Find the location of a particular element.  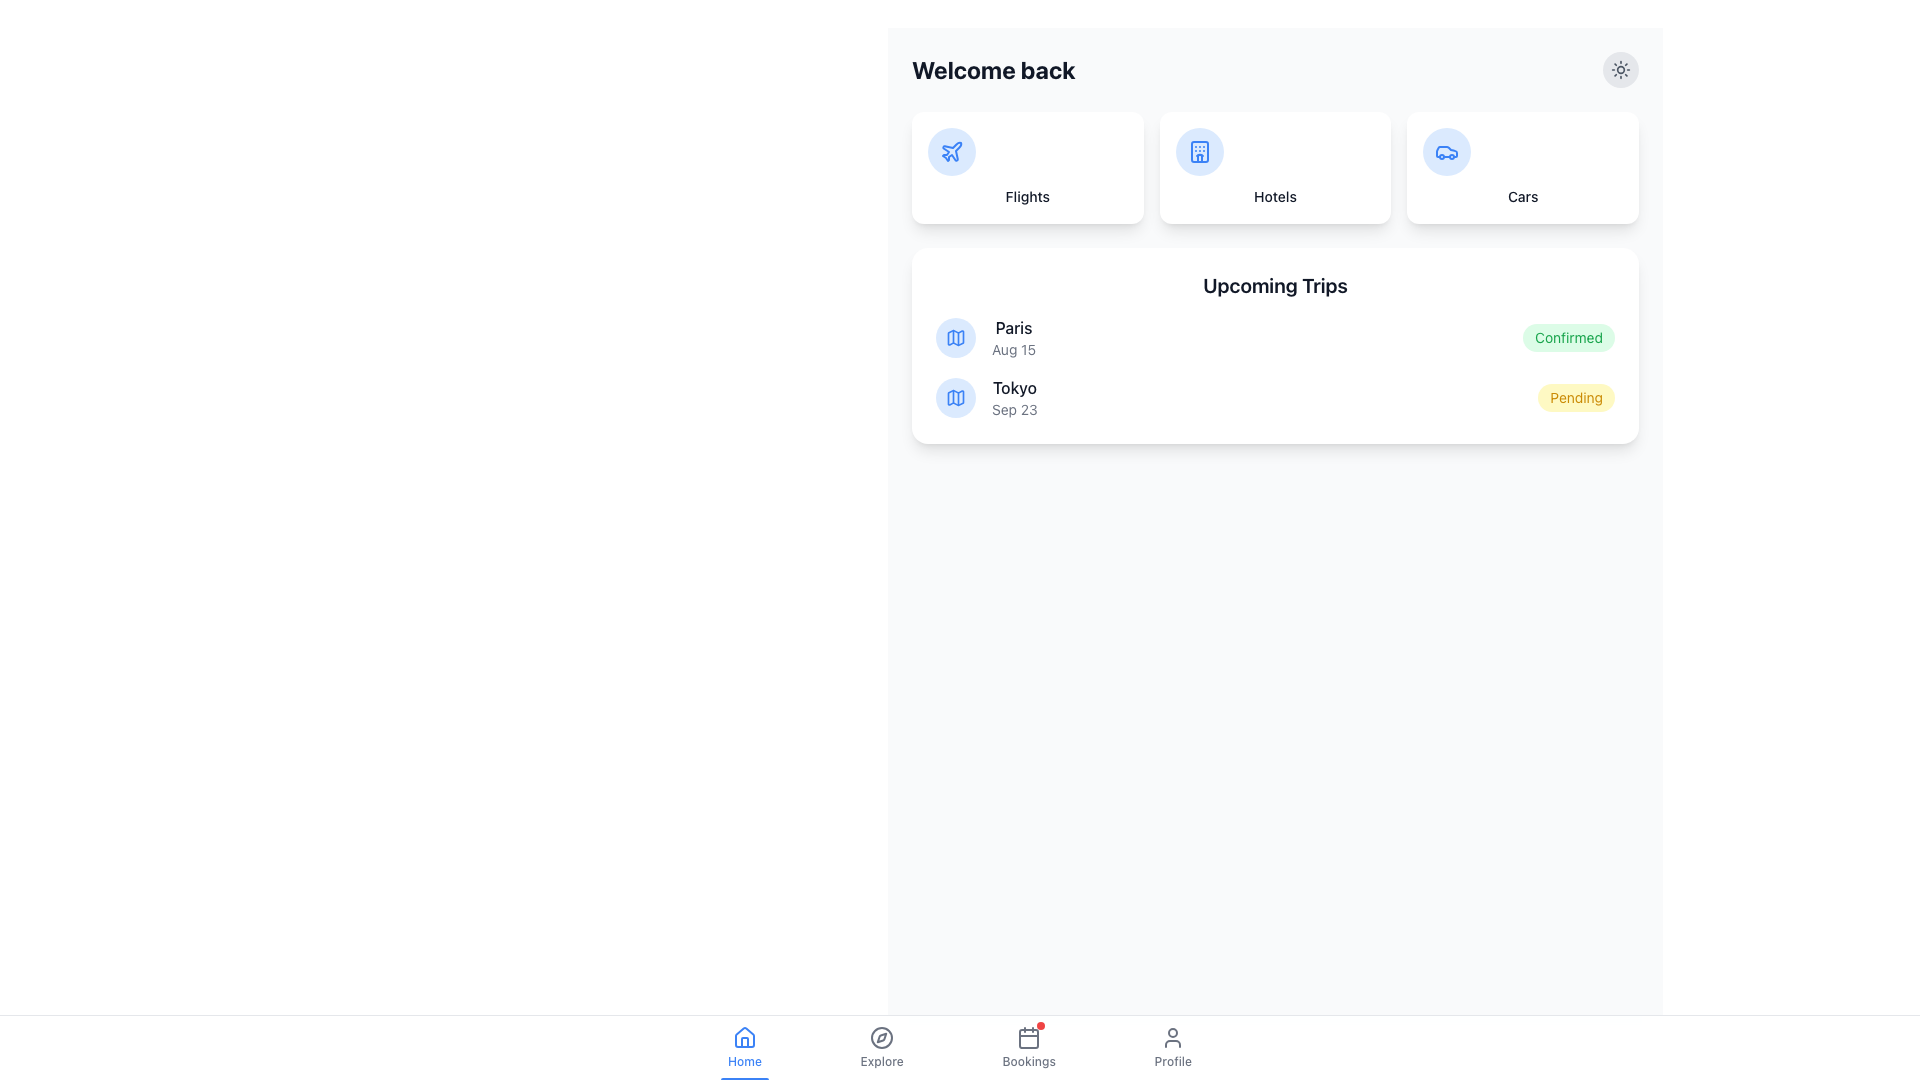

the Flights icon, which is represented by a circular light-blue background and is the first card on the left labeled 'Flights' within the 'Welcome back' section is located at coordinates (950, 150).